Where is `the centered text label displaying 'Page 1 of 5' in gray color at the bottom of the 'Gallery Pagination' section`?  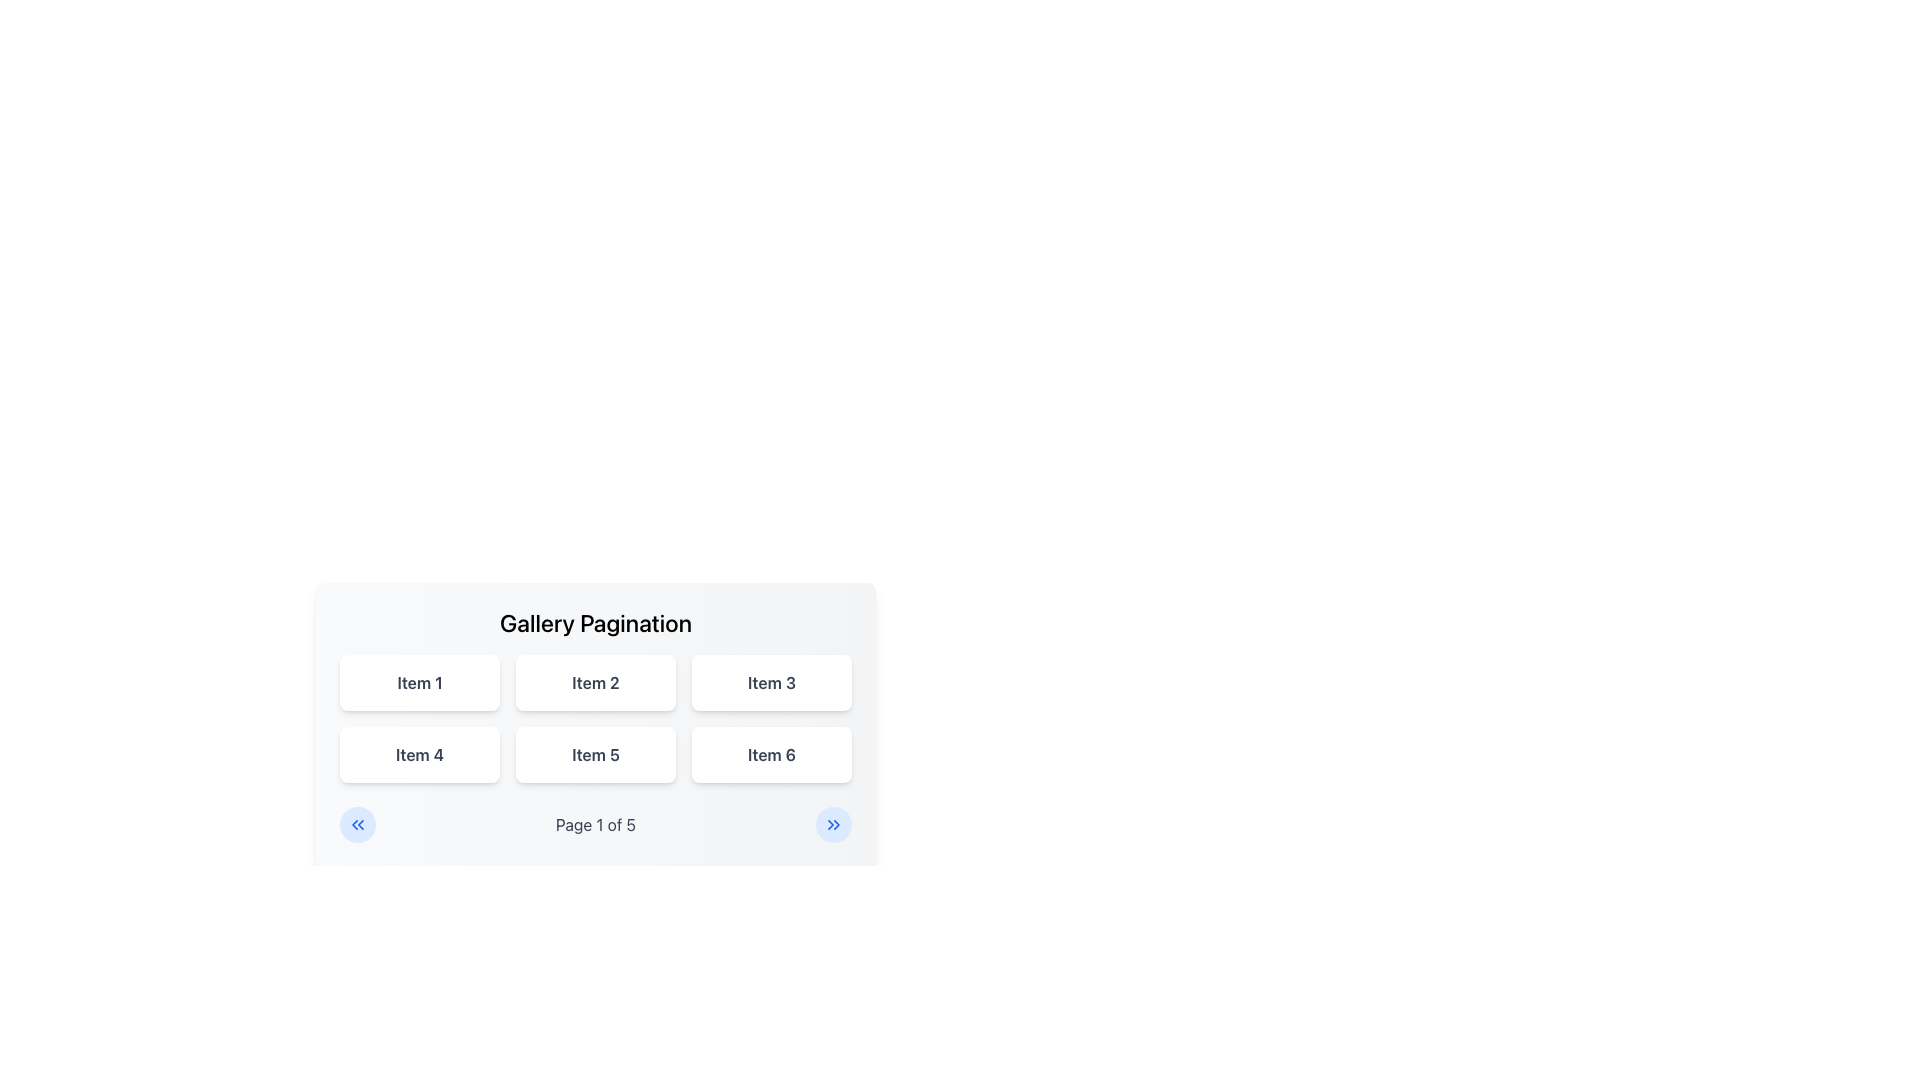 the centered text label displaying 'Page 1 of 5' in gray color at the bottom of the 'Gallery Pagination' section is located at coordinates (594, 825).